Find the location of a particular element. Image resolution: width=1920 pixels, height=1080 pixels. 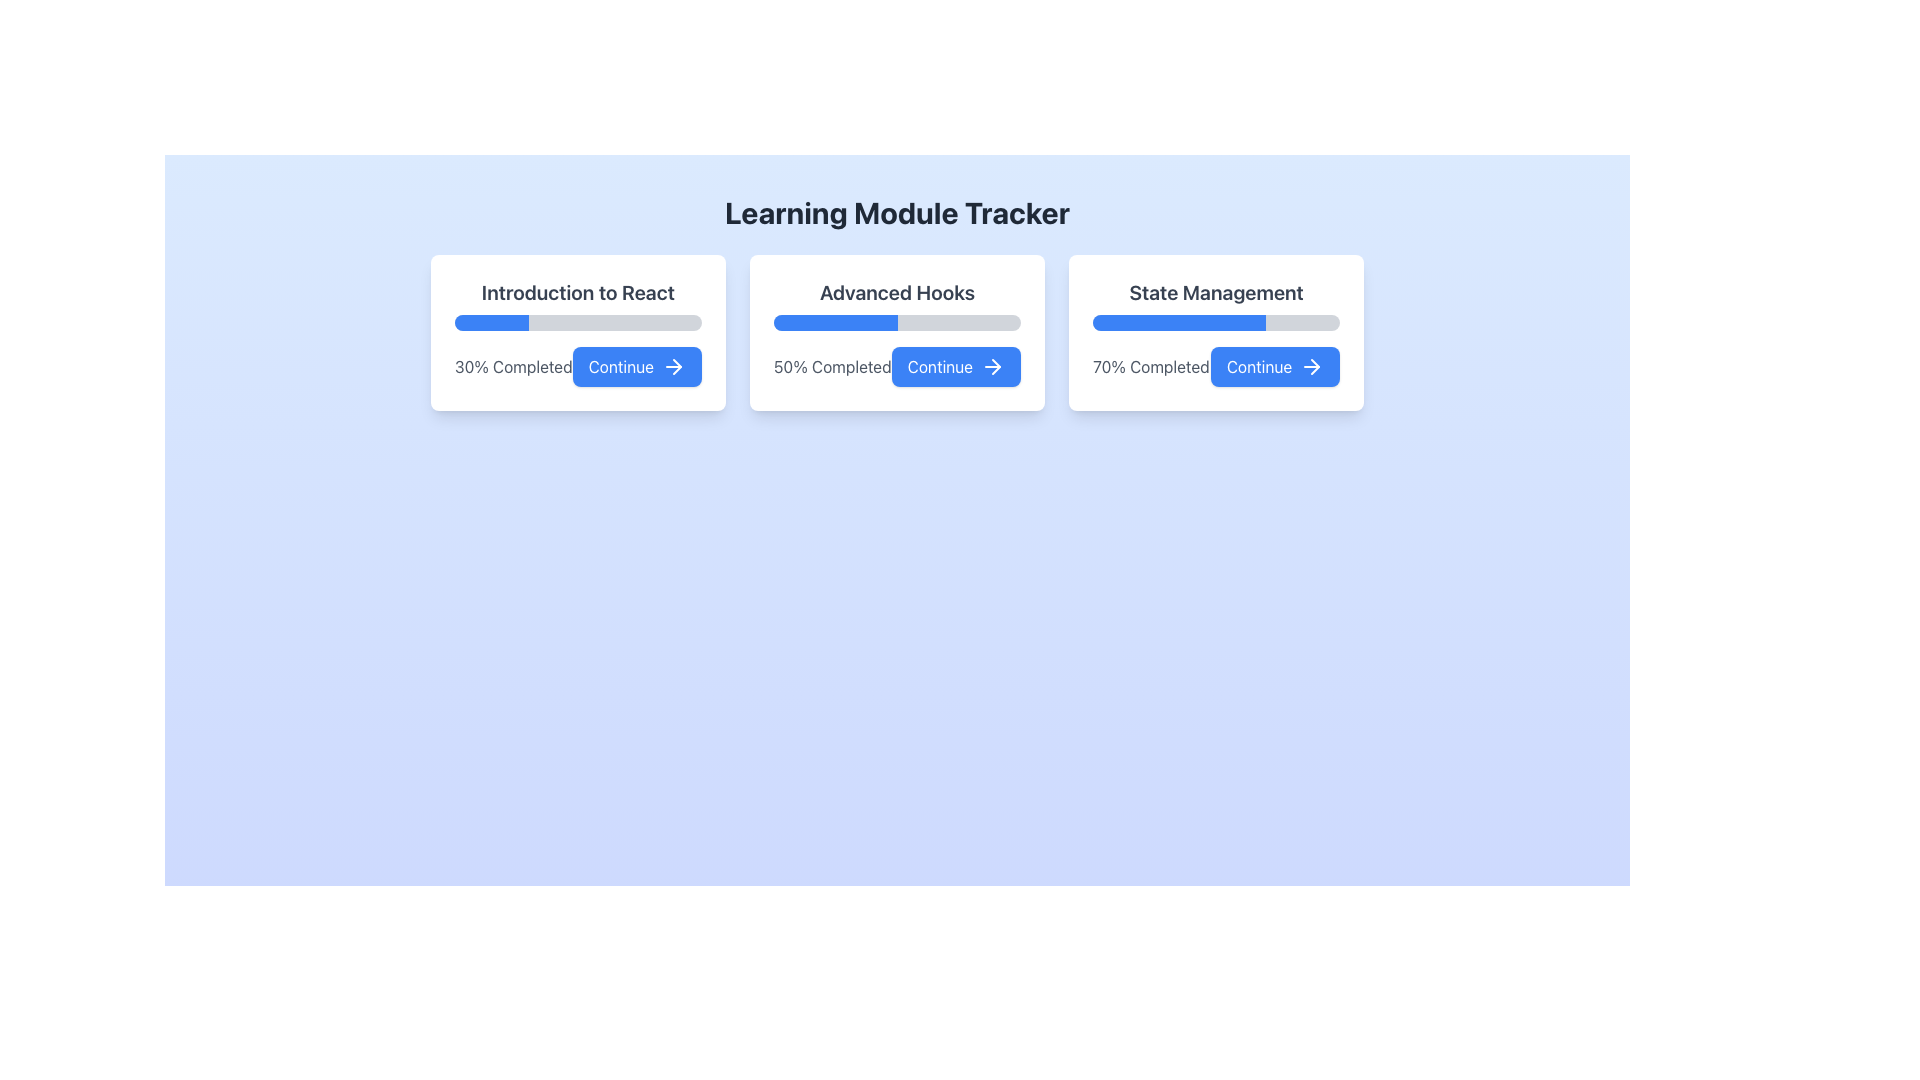

the 'State Management' text label, which is styled with a larger font size, bold typeface, and dark gray color, positioned at the top of the module card with a white background is located at coordinates (1215, 293).